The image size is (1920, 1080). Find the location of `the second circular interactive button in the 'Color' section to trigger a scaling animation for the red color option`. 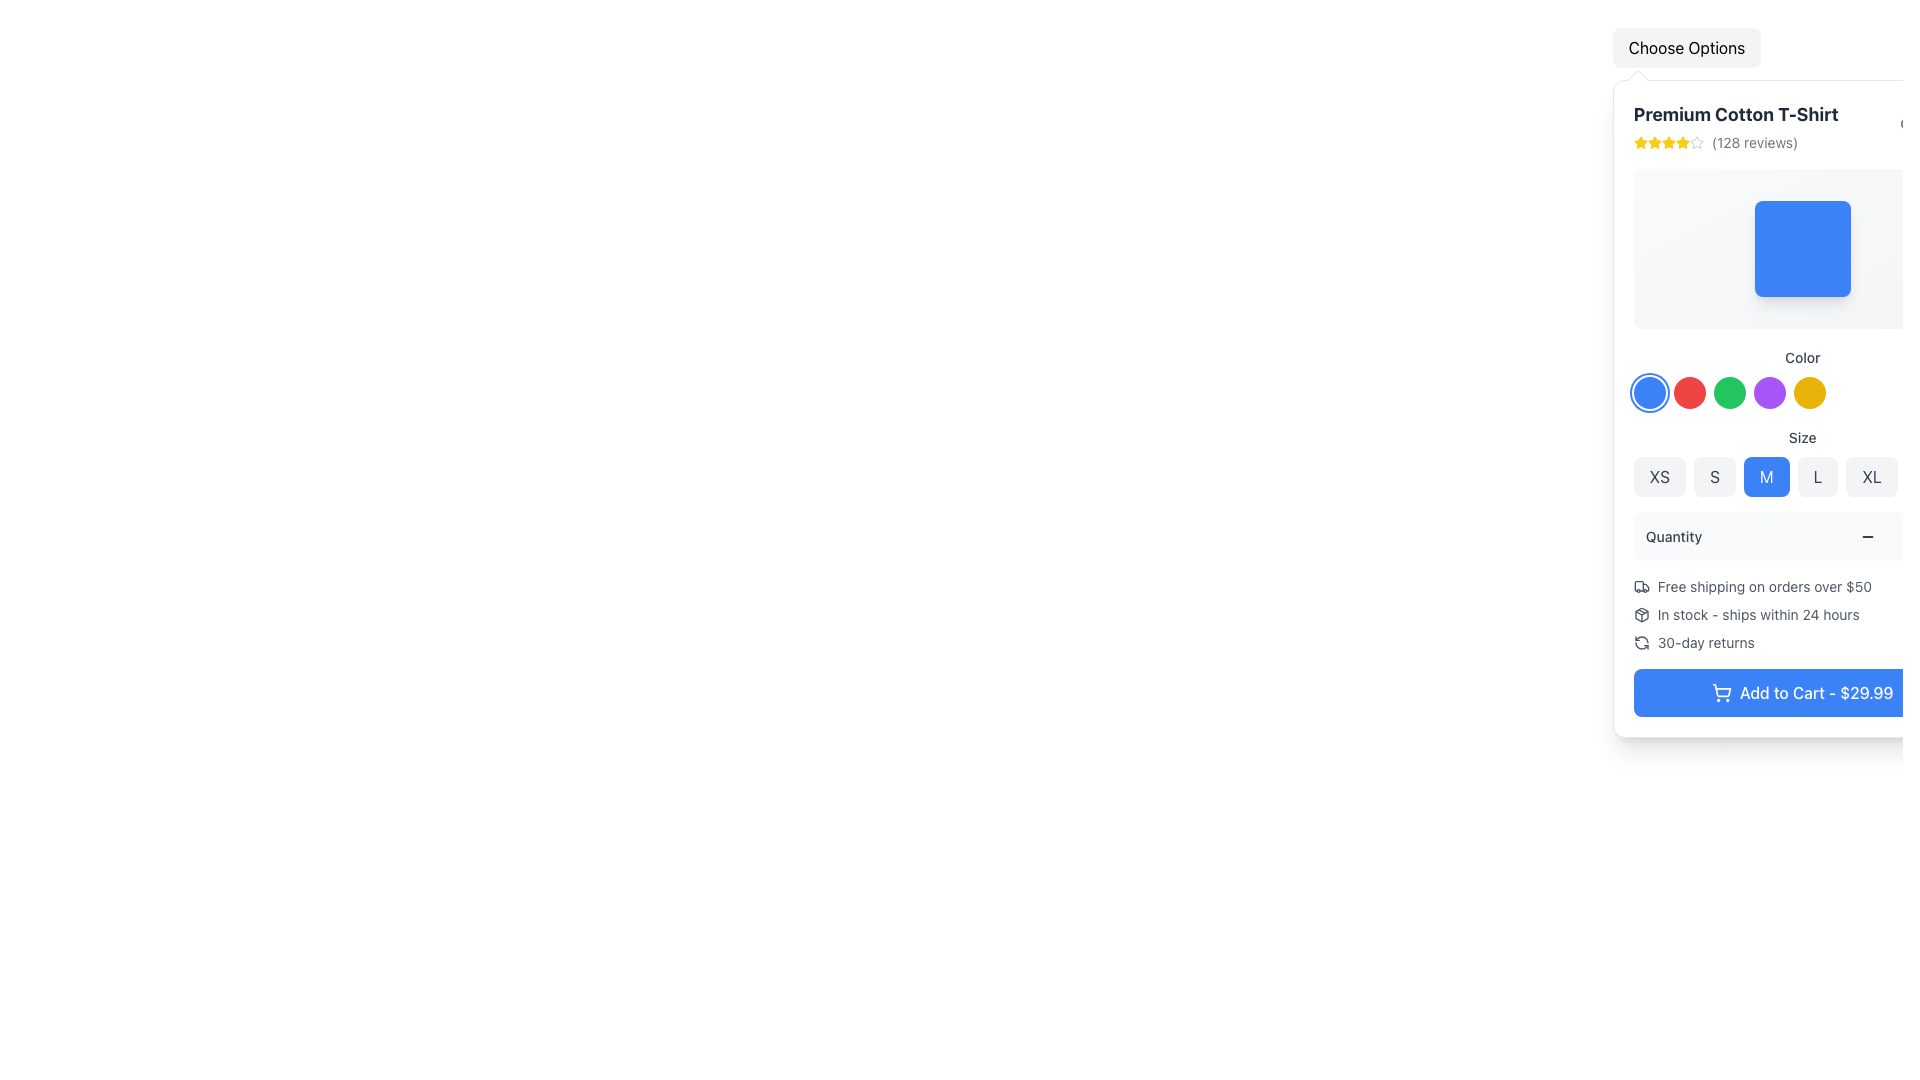

the second circular interactive button in the 'Color' section to trigger a scaling animation for the red color option is located at coordinates (1688, 393).